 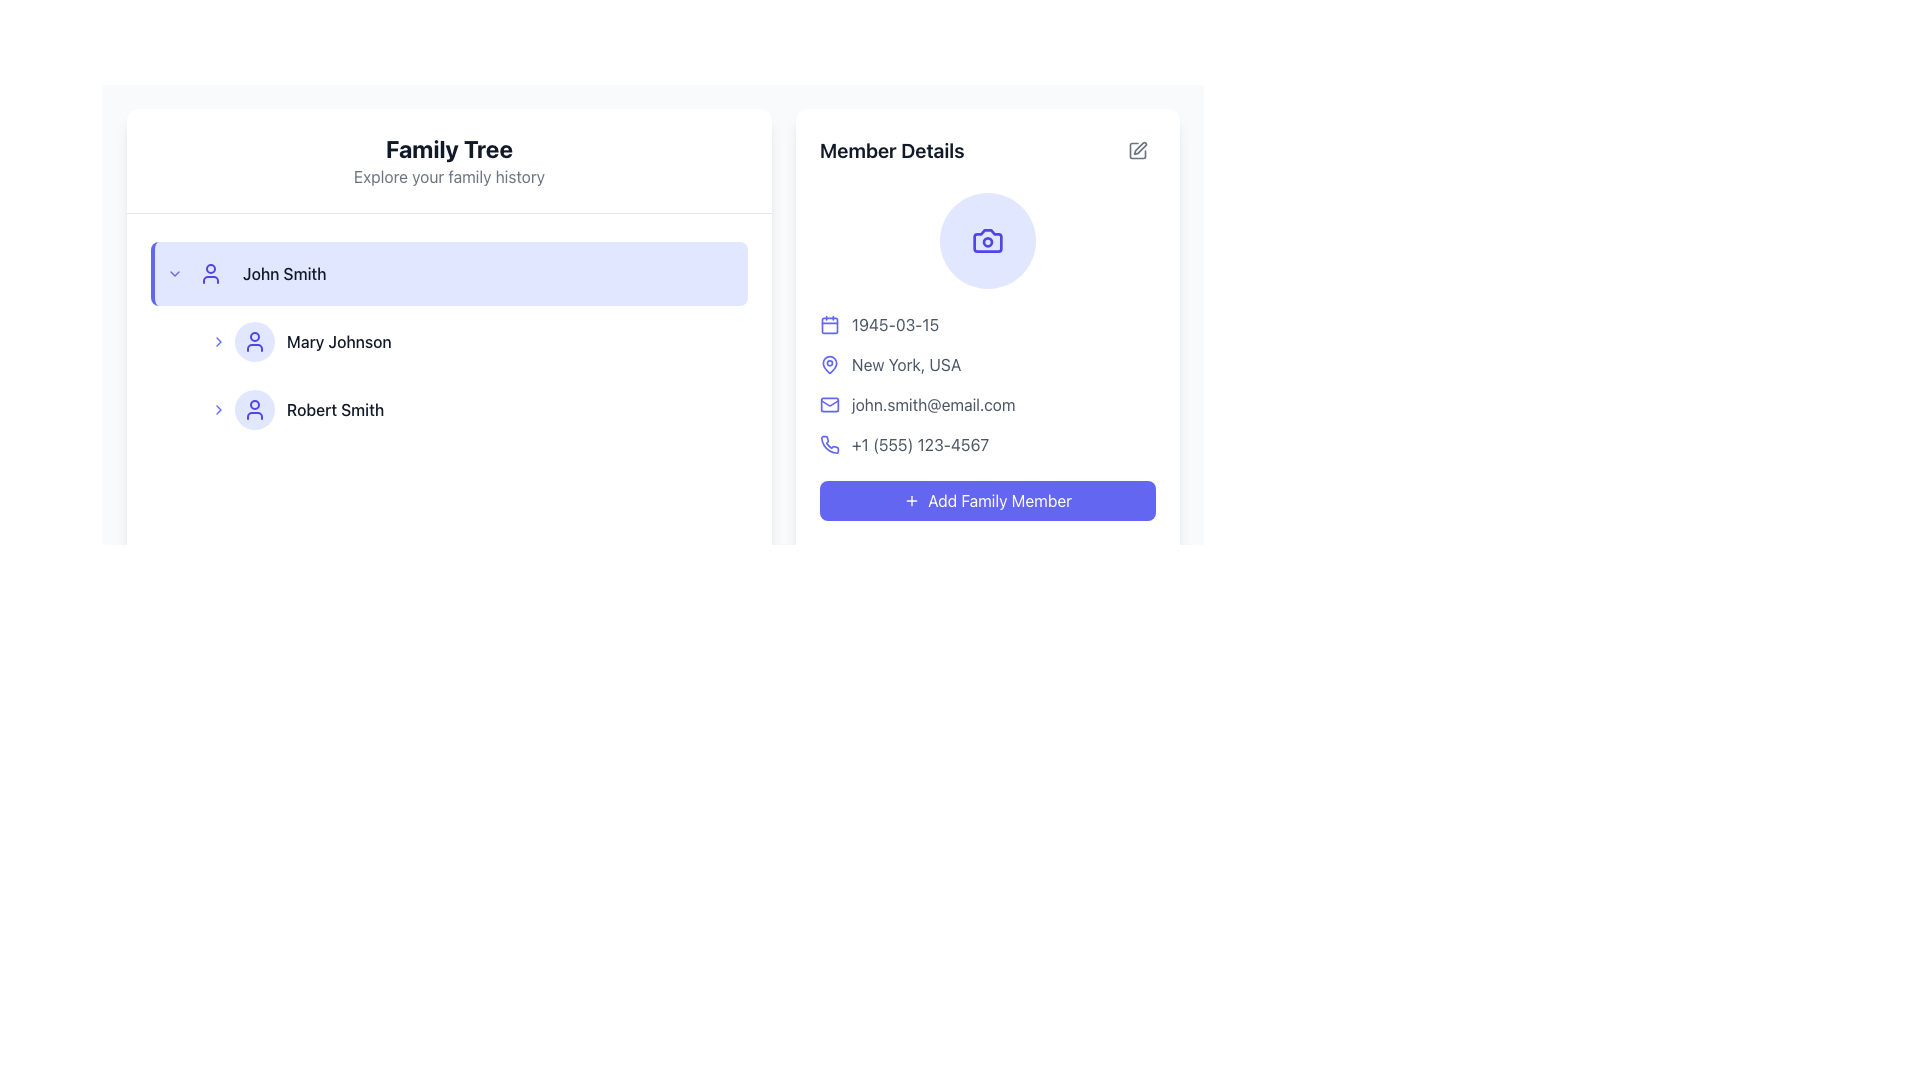 What do you see at coordinates (932, 405) in the screenshot?
I see `the static text element displaying 'john.smith@email.com' located in the Member Details section, positioned below 'New York, USA' and above the phone number '+1 (555) 123-4567'` at bounding box center [932, 405].